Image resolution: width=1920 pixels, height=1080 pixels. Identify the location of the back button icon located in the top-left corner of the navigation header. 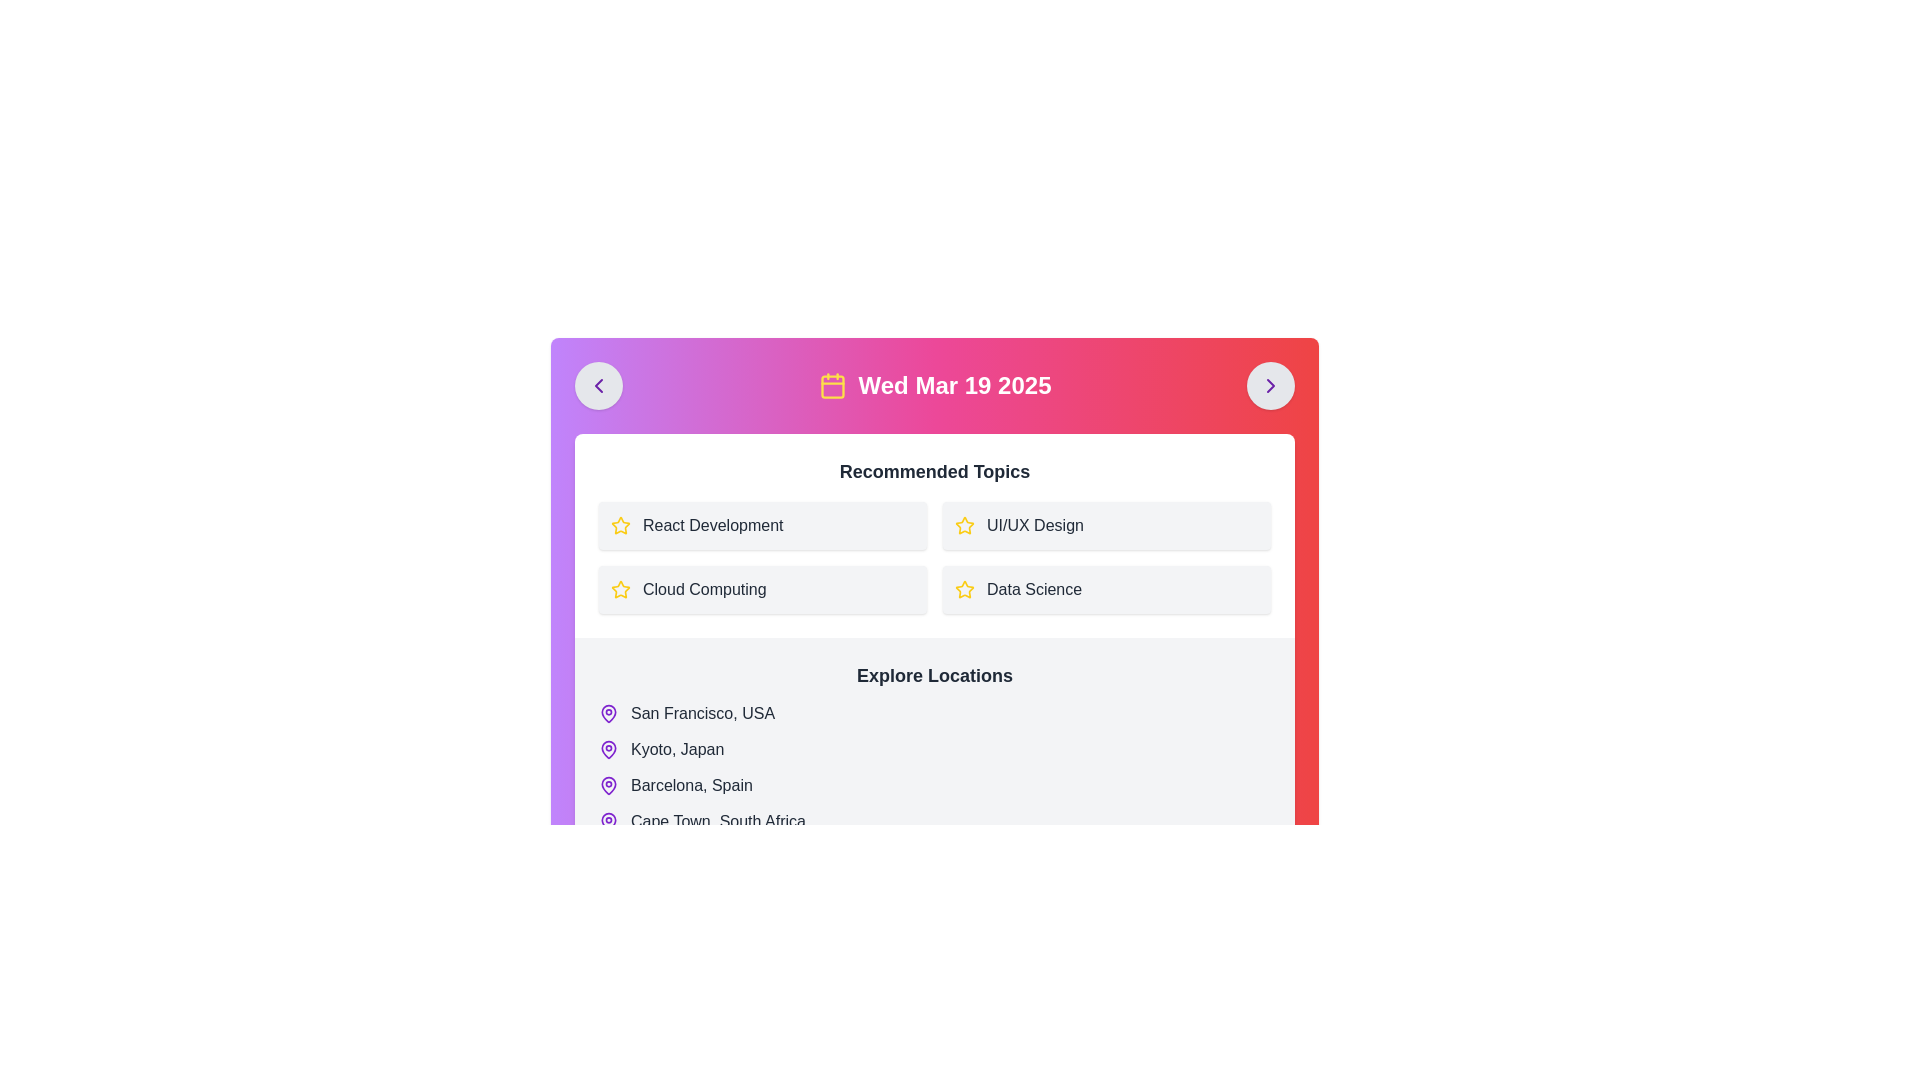
(598, 385).